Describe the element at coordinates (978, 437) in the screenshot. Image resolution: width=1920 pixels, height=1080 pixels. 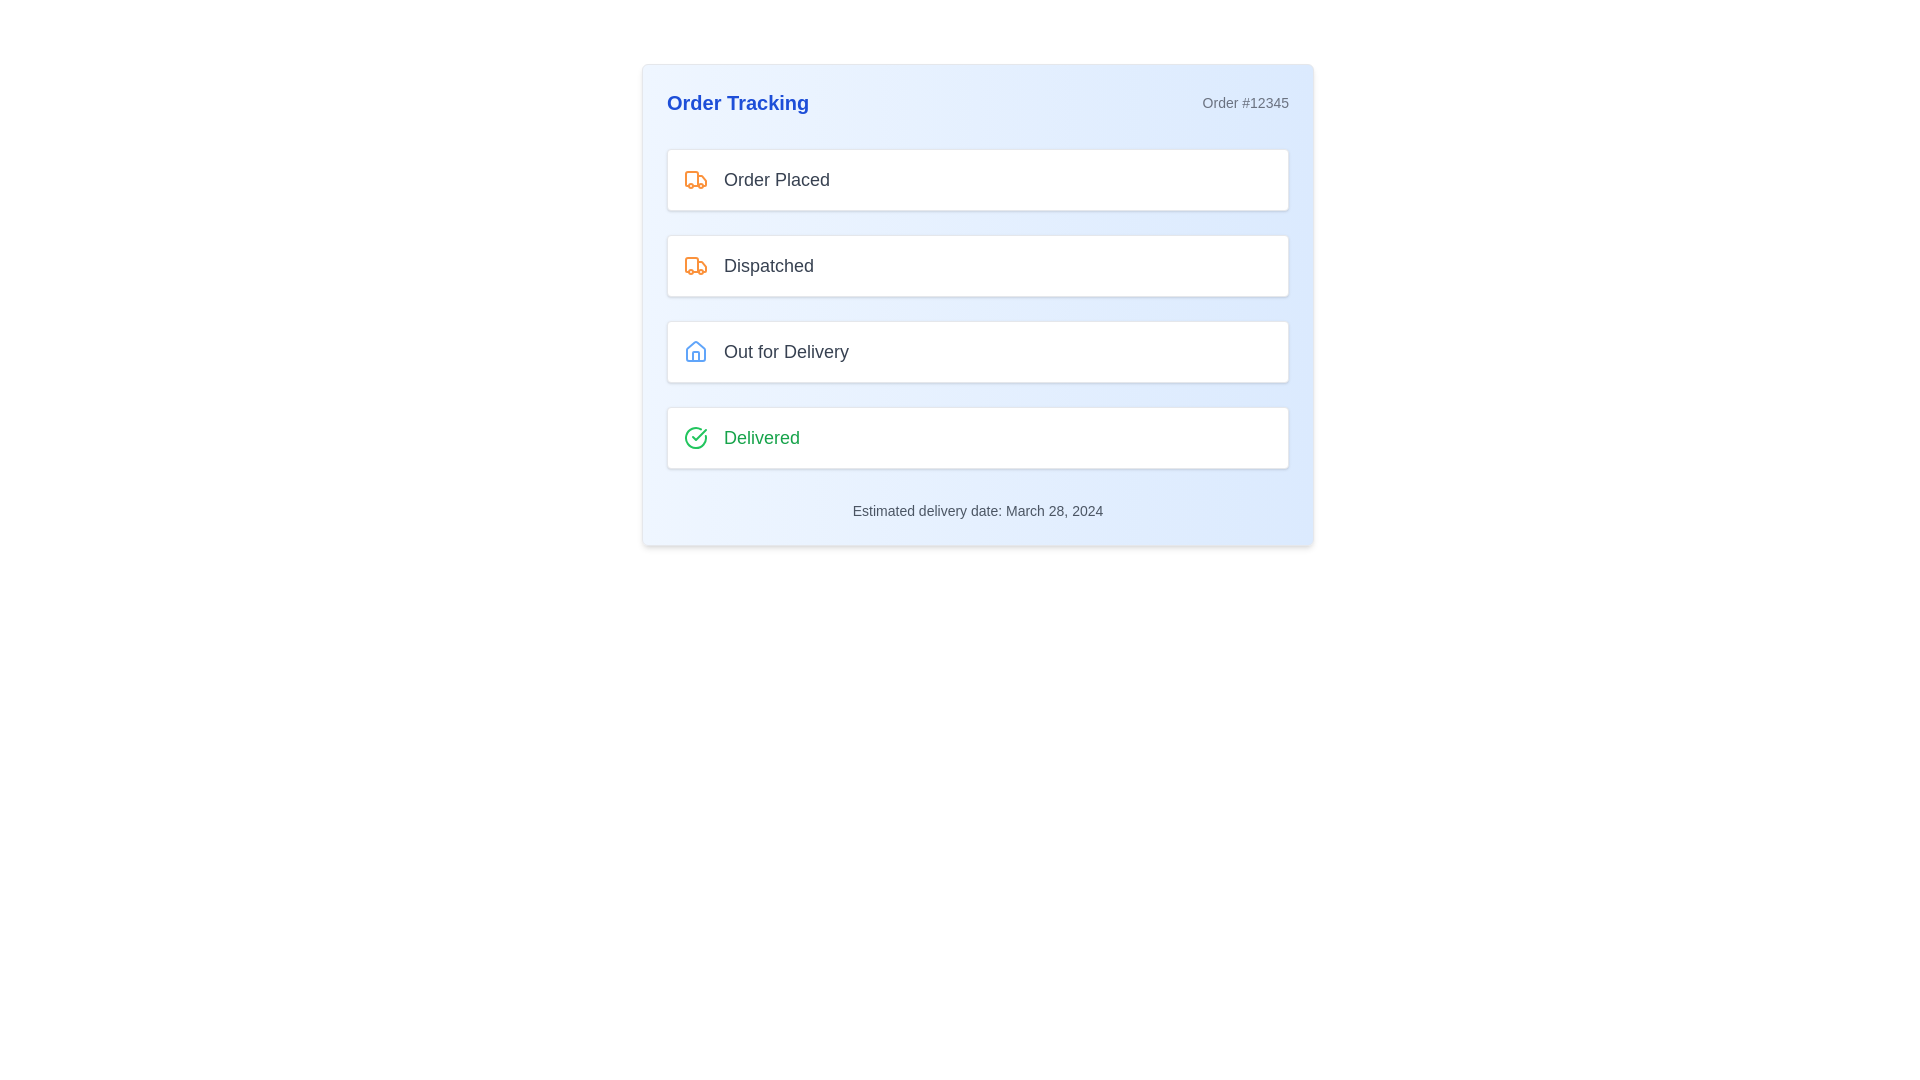
I see `the Status Indicator that represents the final delivery status of an order, located at the bottom of the 'Order Tracking' list` at that location.